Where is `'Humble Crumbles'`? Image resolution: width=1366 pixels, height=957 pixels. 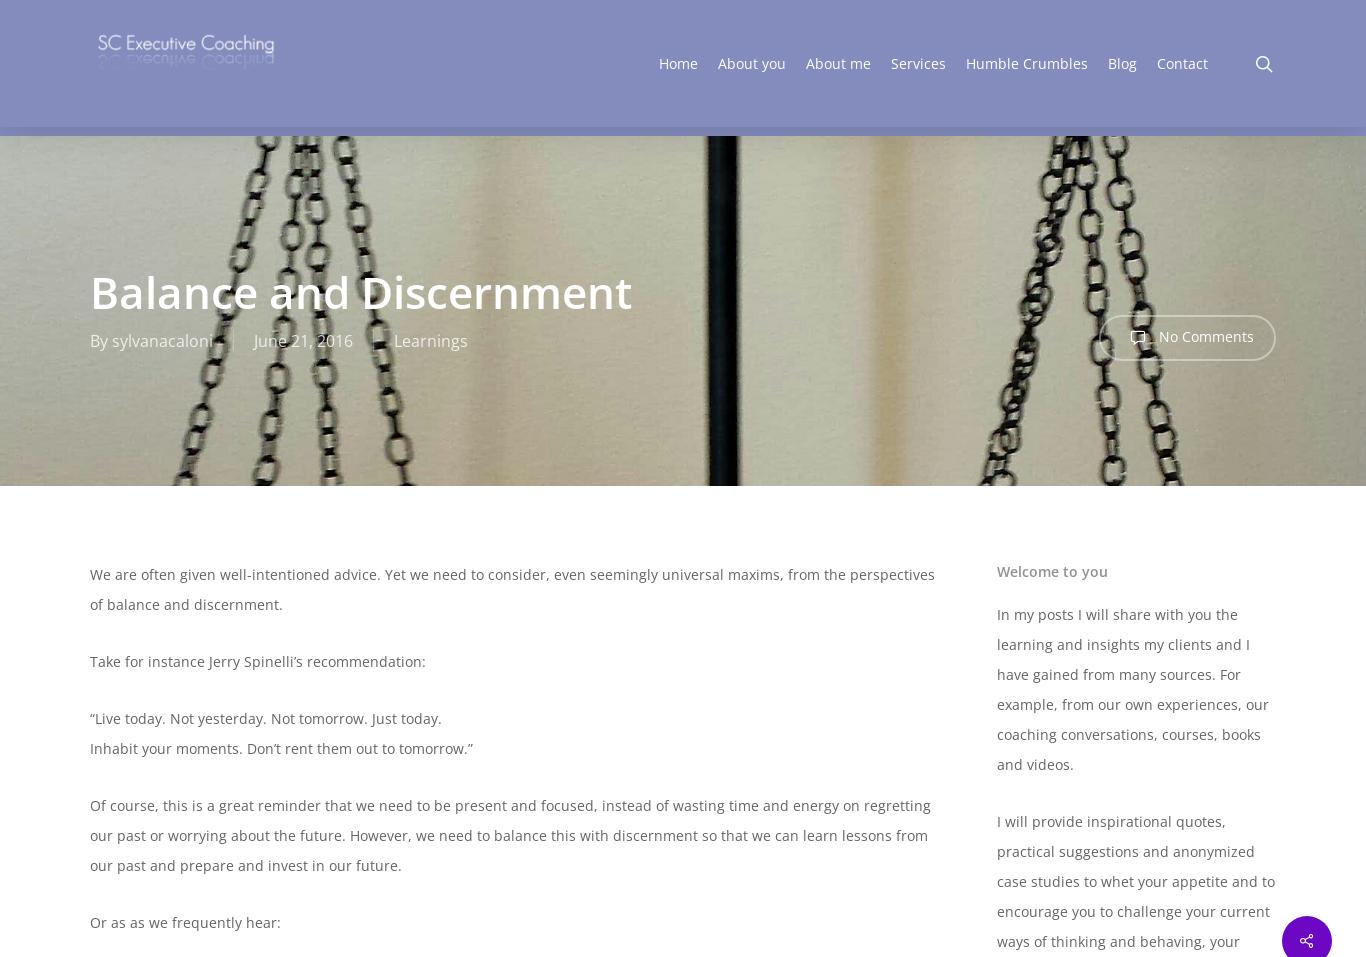 'Humble Crumbles' is located at coordinates (1025, 66).